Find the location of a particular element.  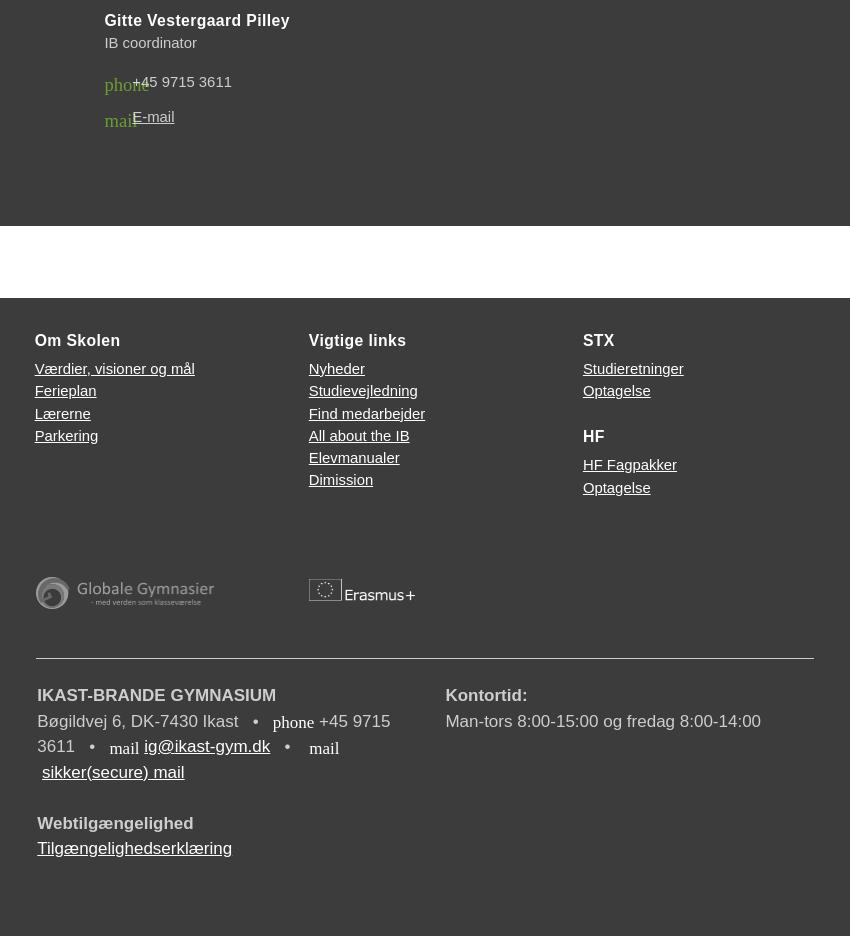

'Vigtige links' is located at coordinates (356, 338).